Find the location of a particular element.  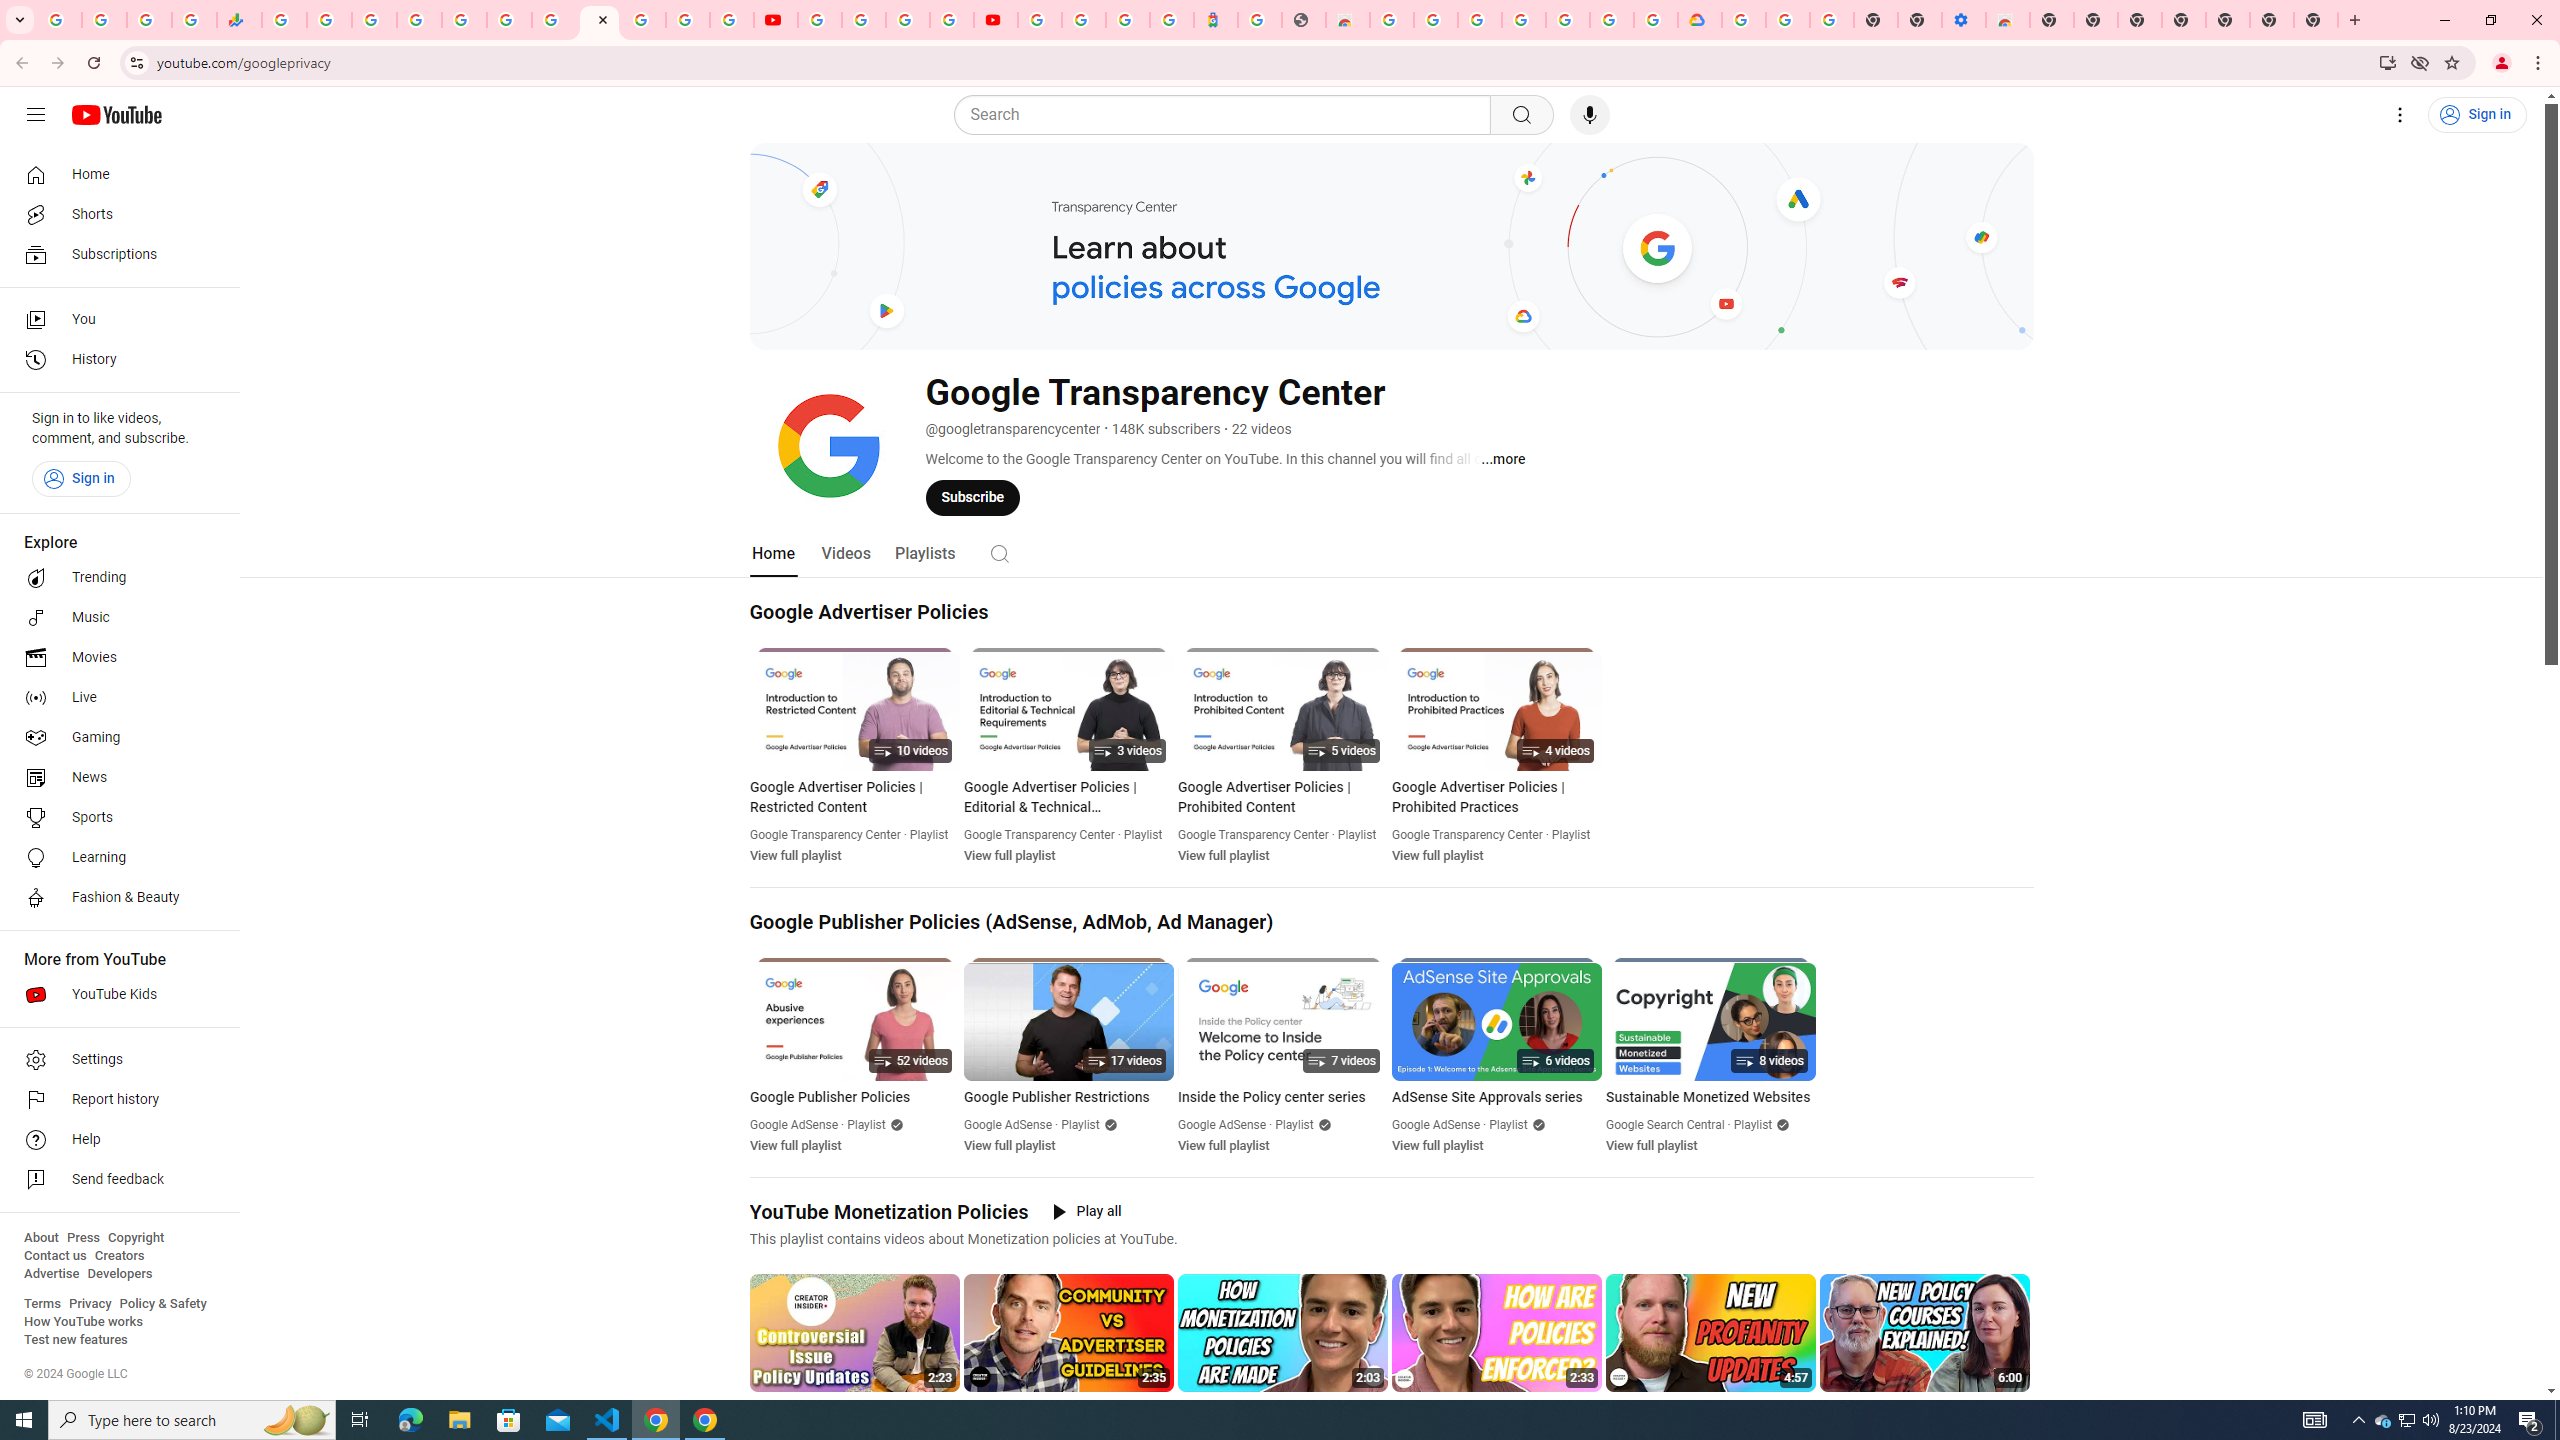

'Sports' is located at coordinates (113, 816).